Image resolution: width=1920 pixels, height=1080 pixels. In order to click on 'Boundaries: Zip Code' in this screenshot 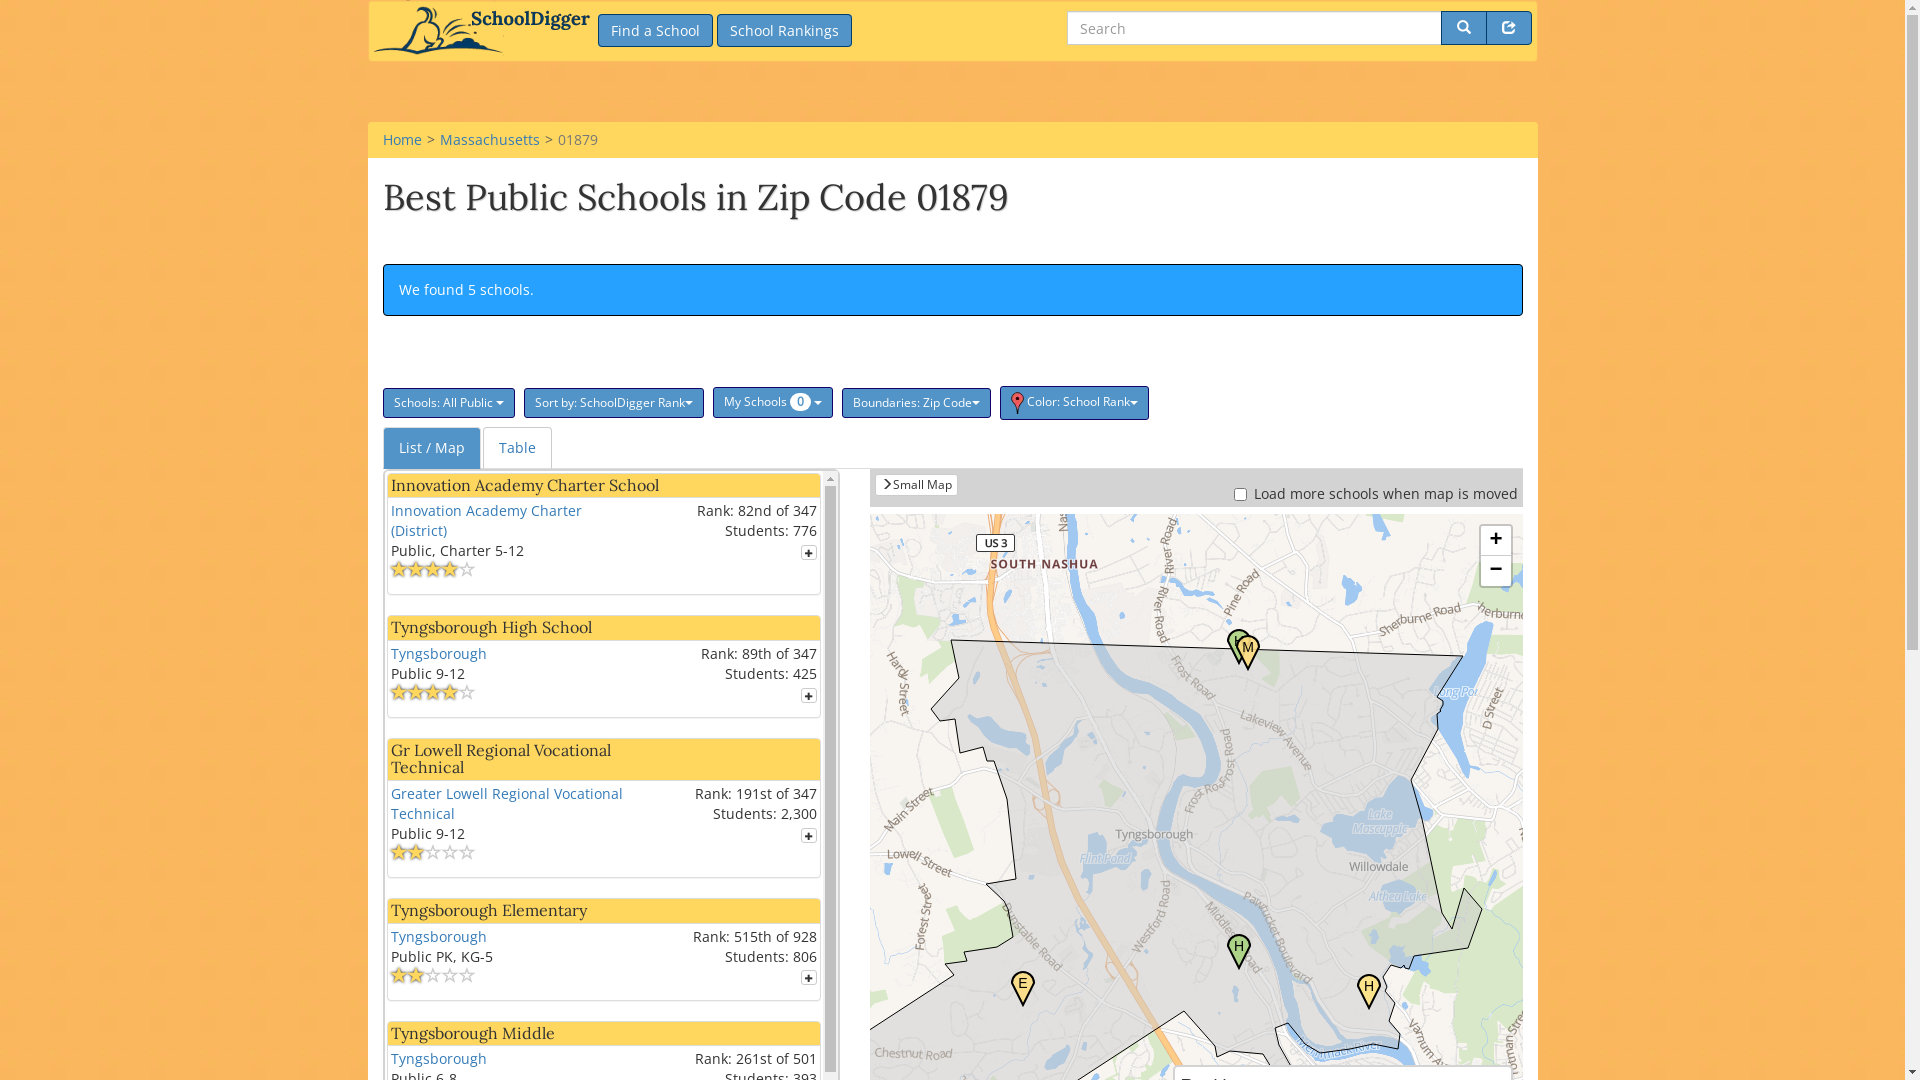, I will do `click(915, 402)`.